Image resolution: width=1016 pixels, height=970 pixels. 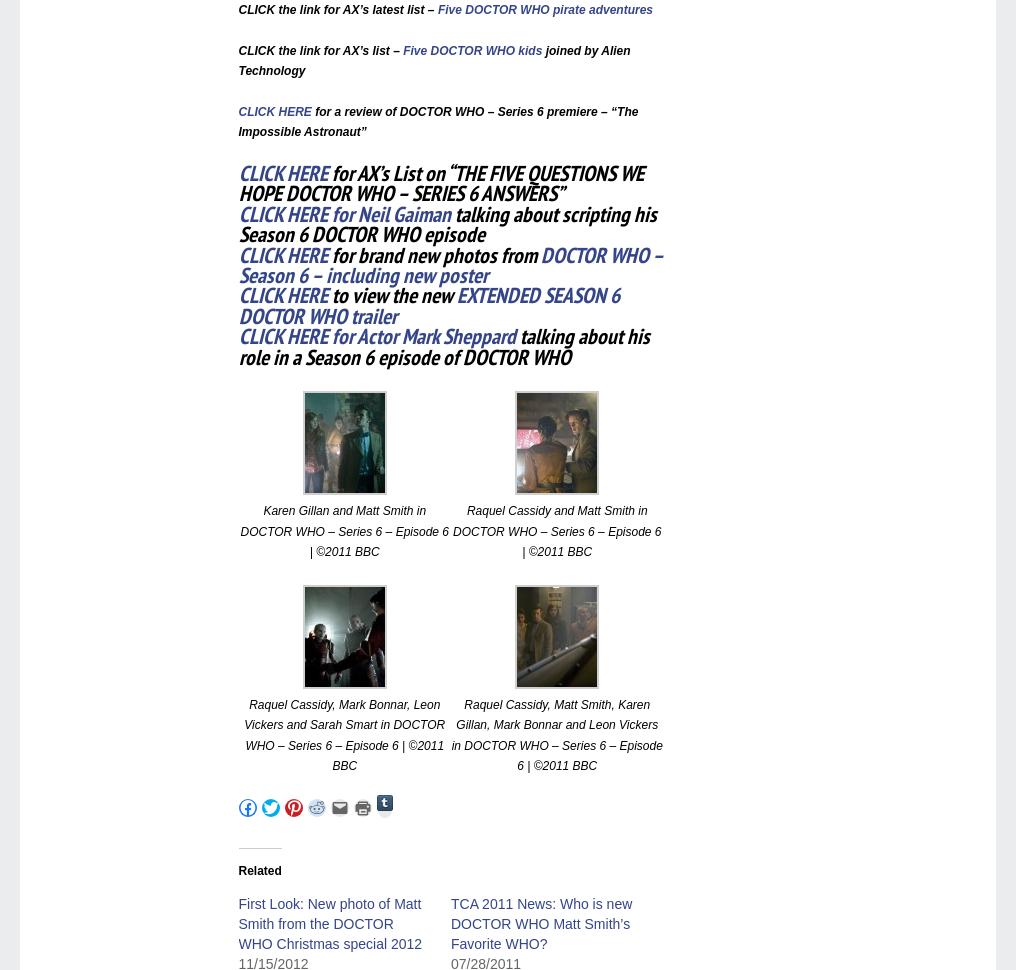 What do you see at coordinates (344, 531) in the screenshot?
I see `'Karen Gillan and Matt Smith in DOCTOR WHO – Series 6 – Episode 6 | ©2011 BBC'` at bounding box center [344, 531].